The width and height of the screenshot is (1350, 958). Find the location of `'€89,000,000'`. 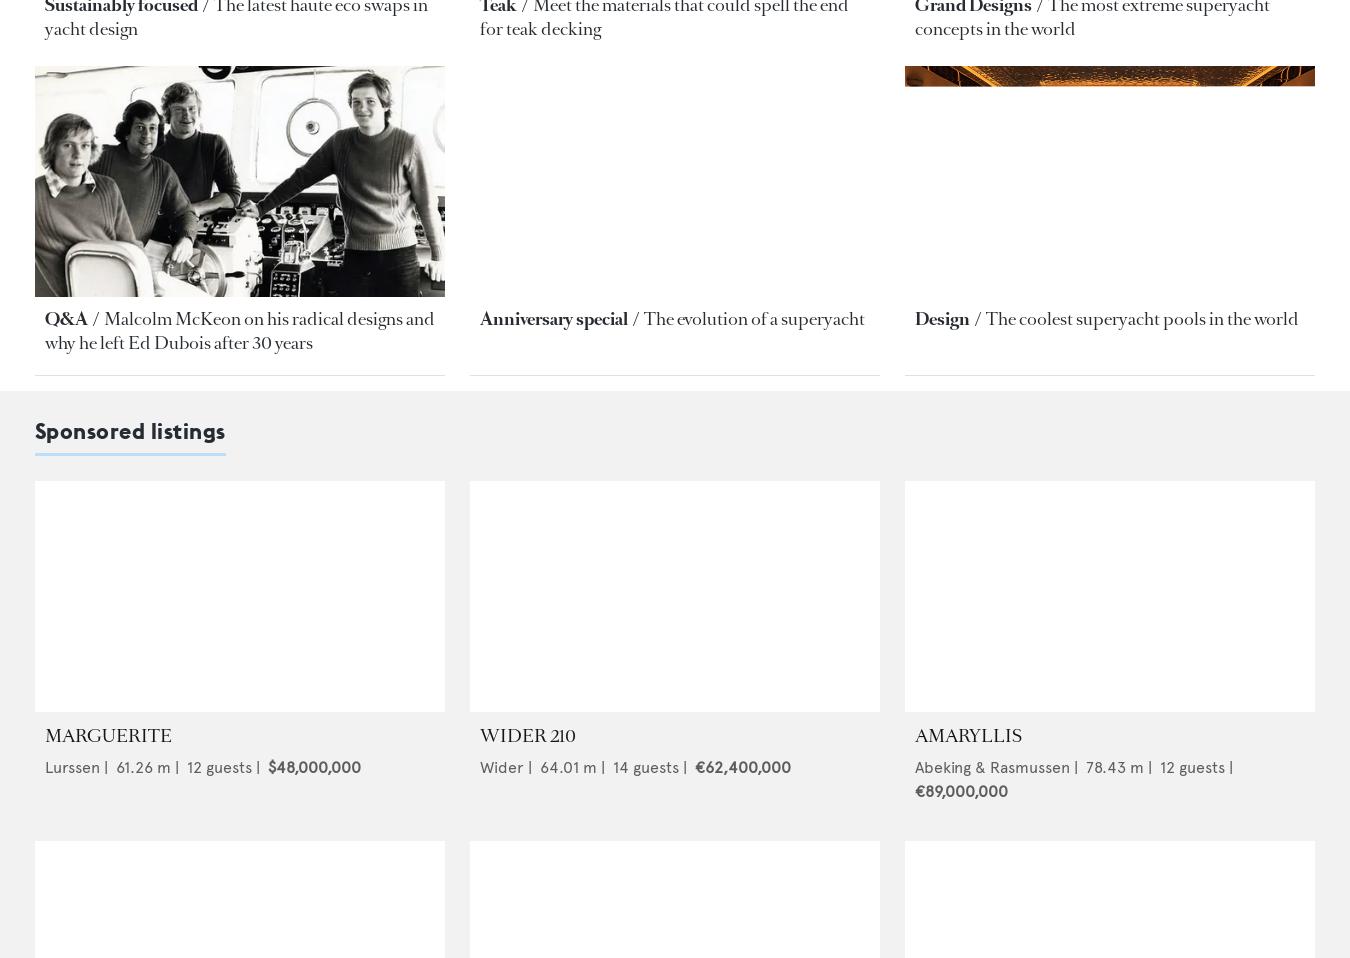

'€89,000,000' is located at coordinates (960, 790).